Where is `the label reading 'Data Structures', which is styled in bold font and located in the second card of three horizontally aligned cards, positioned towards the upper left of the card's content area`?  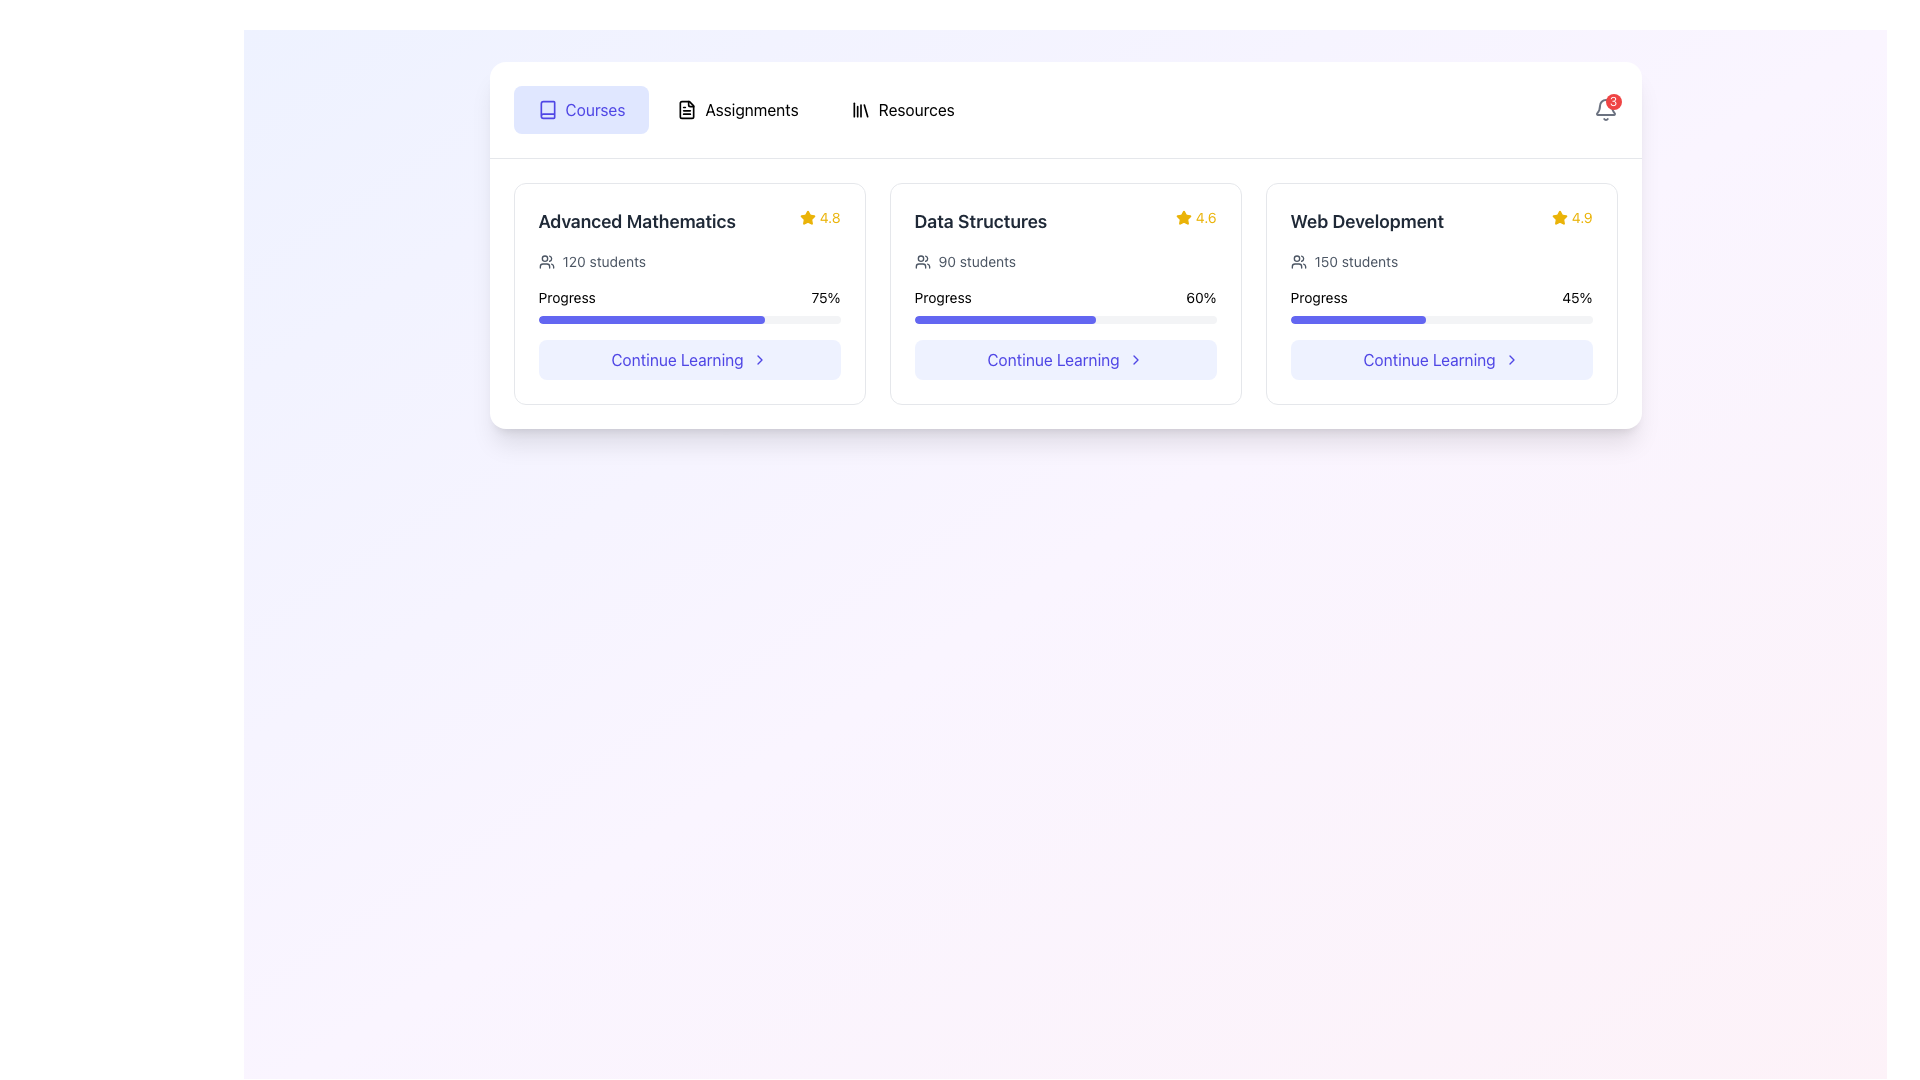 the label reading 'Data Structures', which is styled in bold font and located in the second card of three horizontally aligned cards, positioned towards the upper left of the card's content area is located at coordinates (980, 222).